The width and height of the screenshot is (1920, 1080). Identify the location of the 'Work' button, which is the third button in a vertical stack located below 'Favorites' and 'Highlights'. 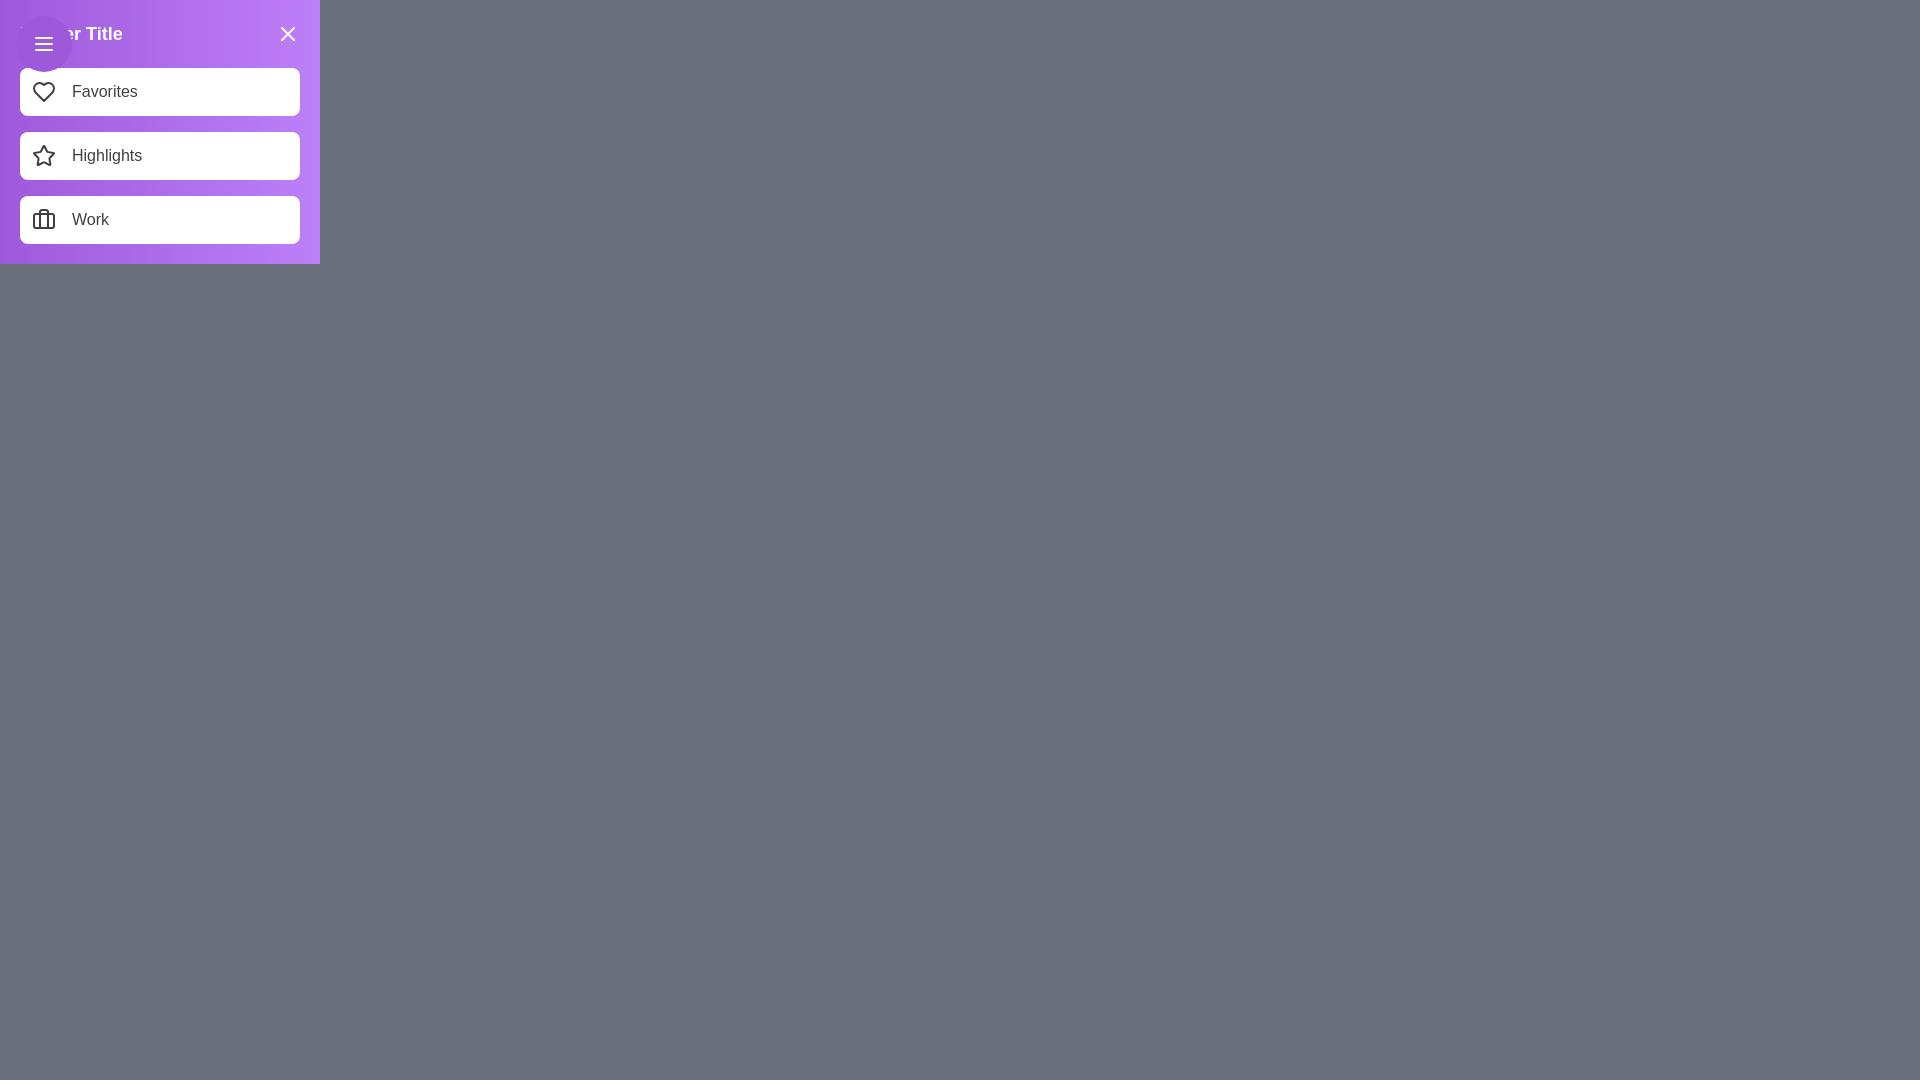
(158, 219).